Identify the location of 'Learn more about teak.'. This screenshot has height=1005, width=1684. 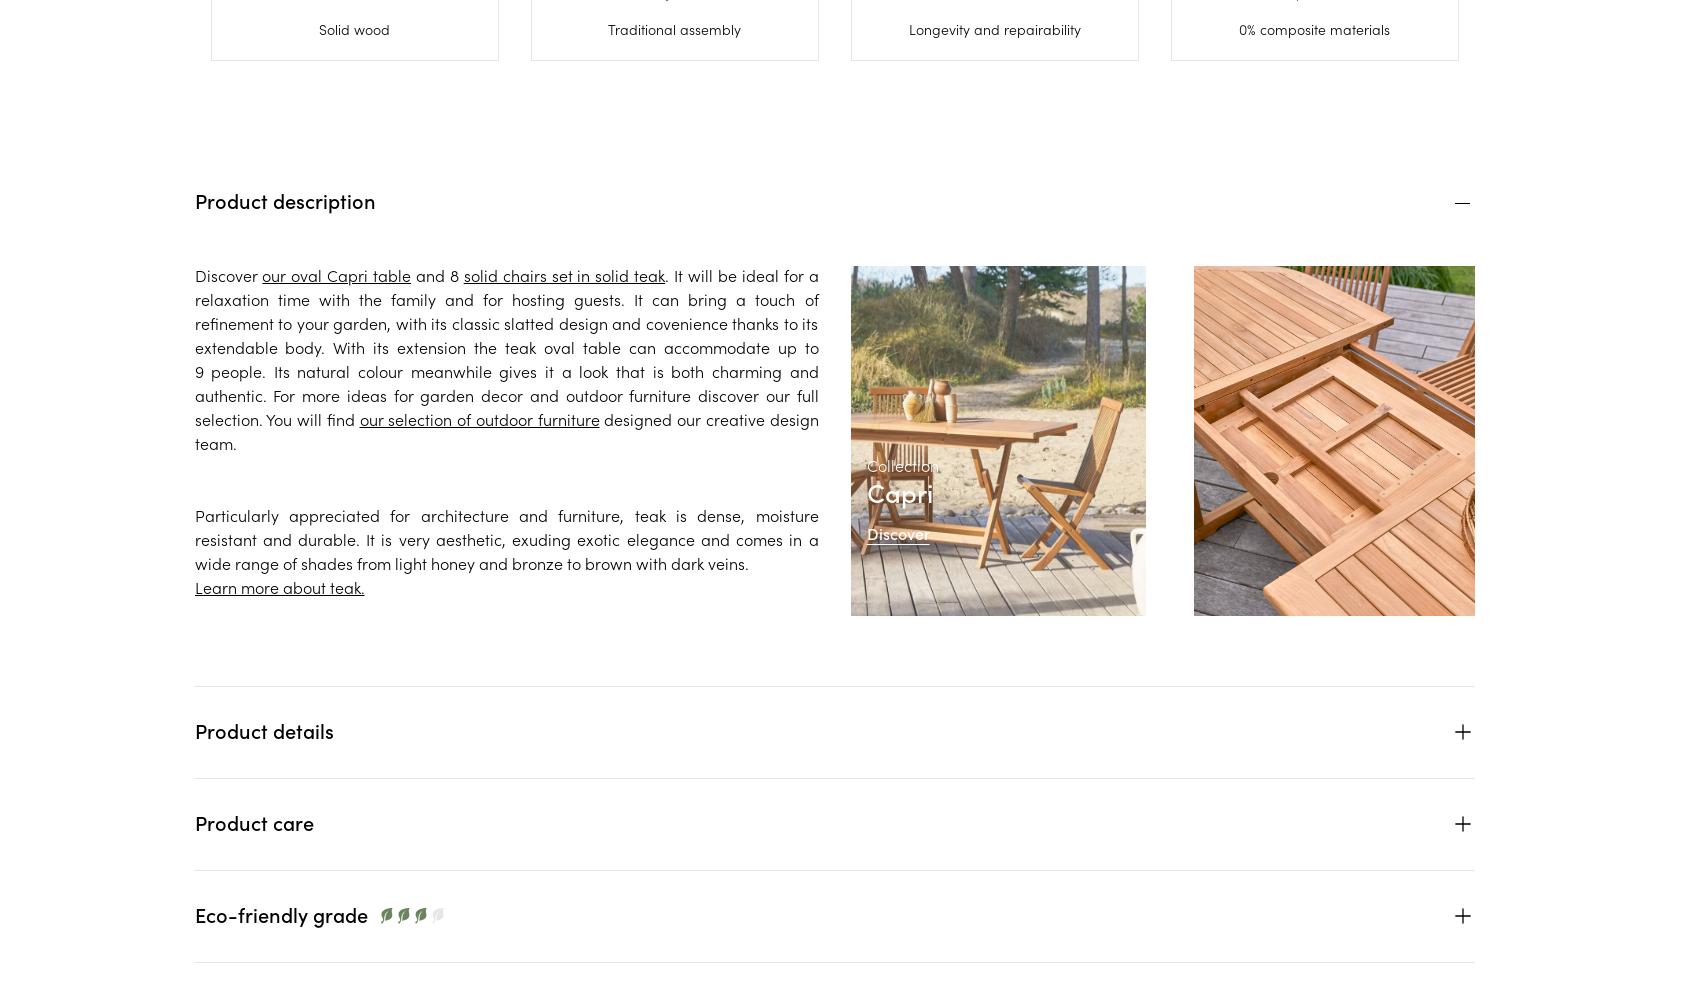
(279, 587).